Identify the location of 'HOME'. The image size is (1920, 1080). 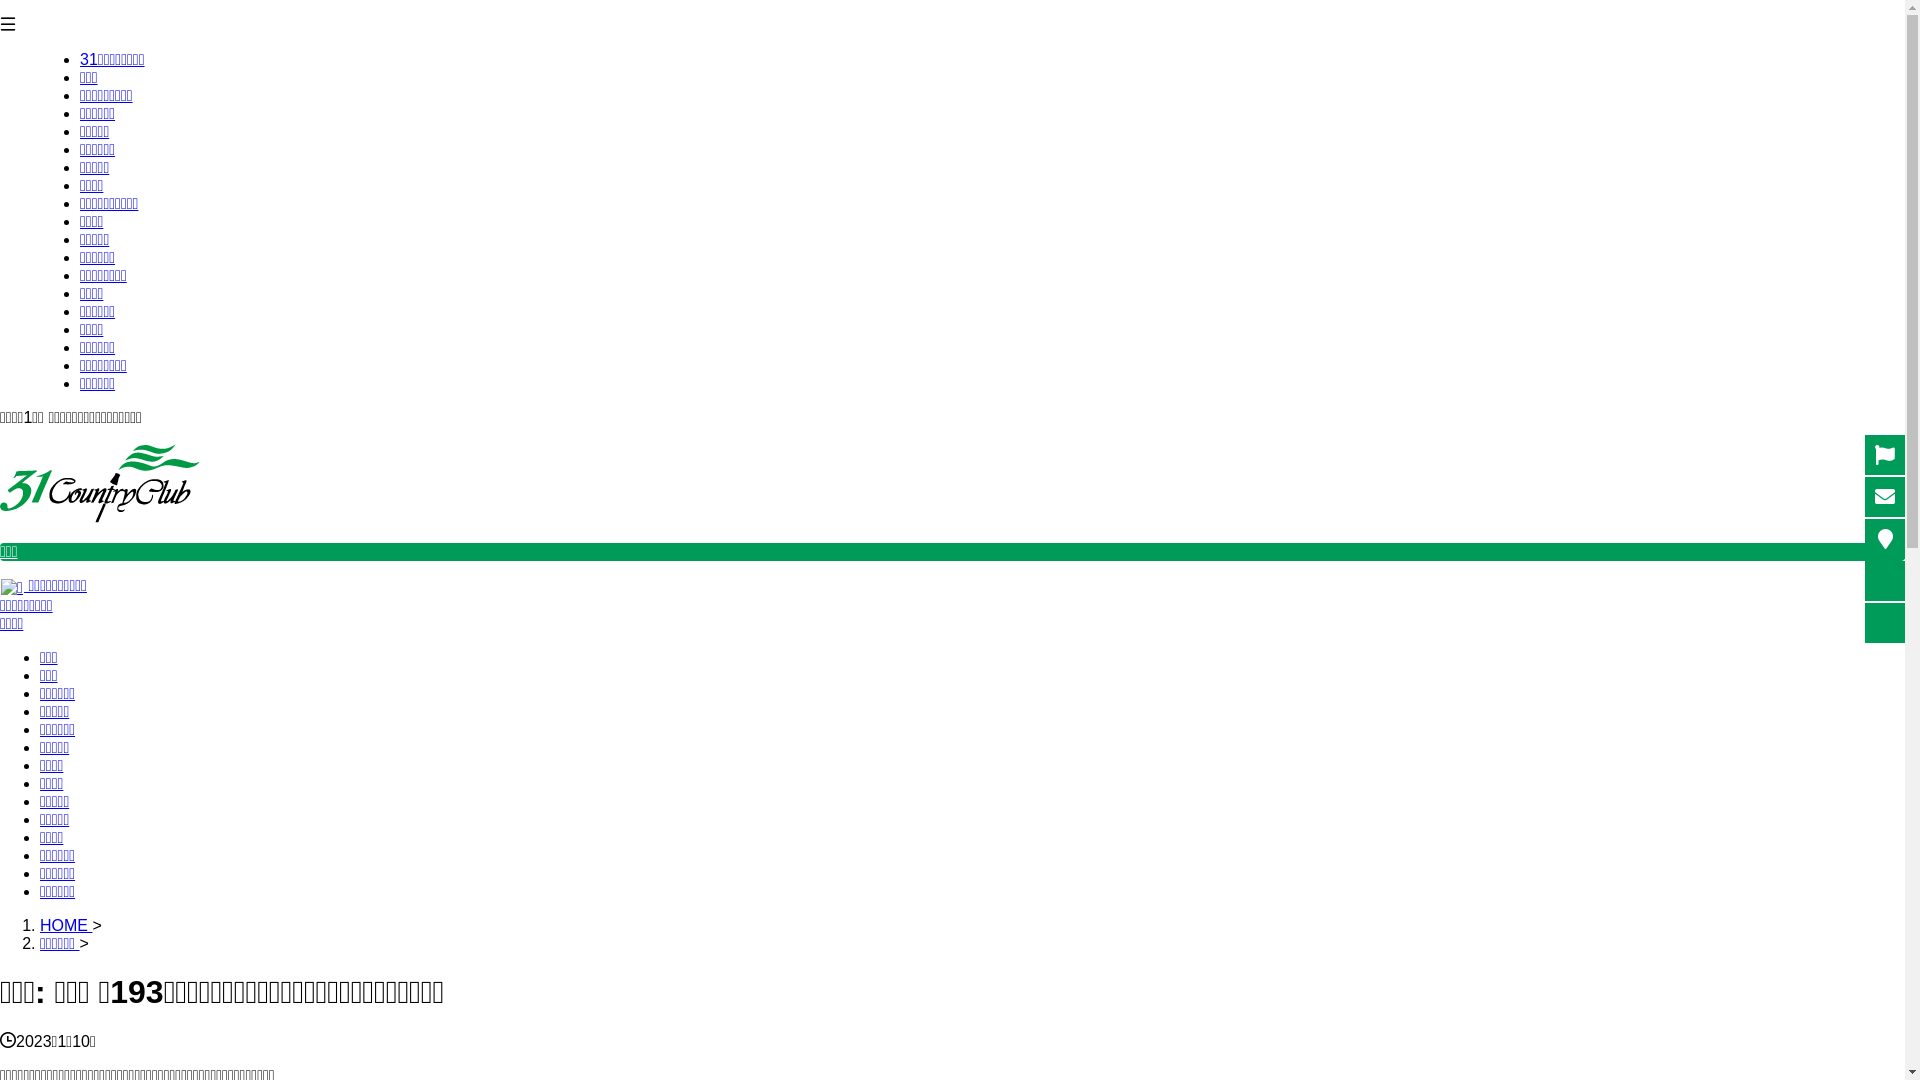
(66, 925).